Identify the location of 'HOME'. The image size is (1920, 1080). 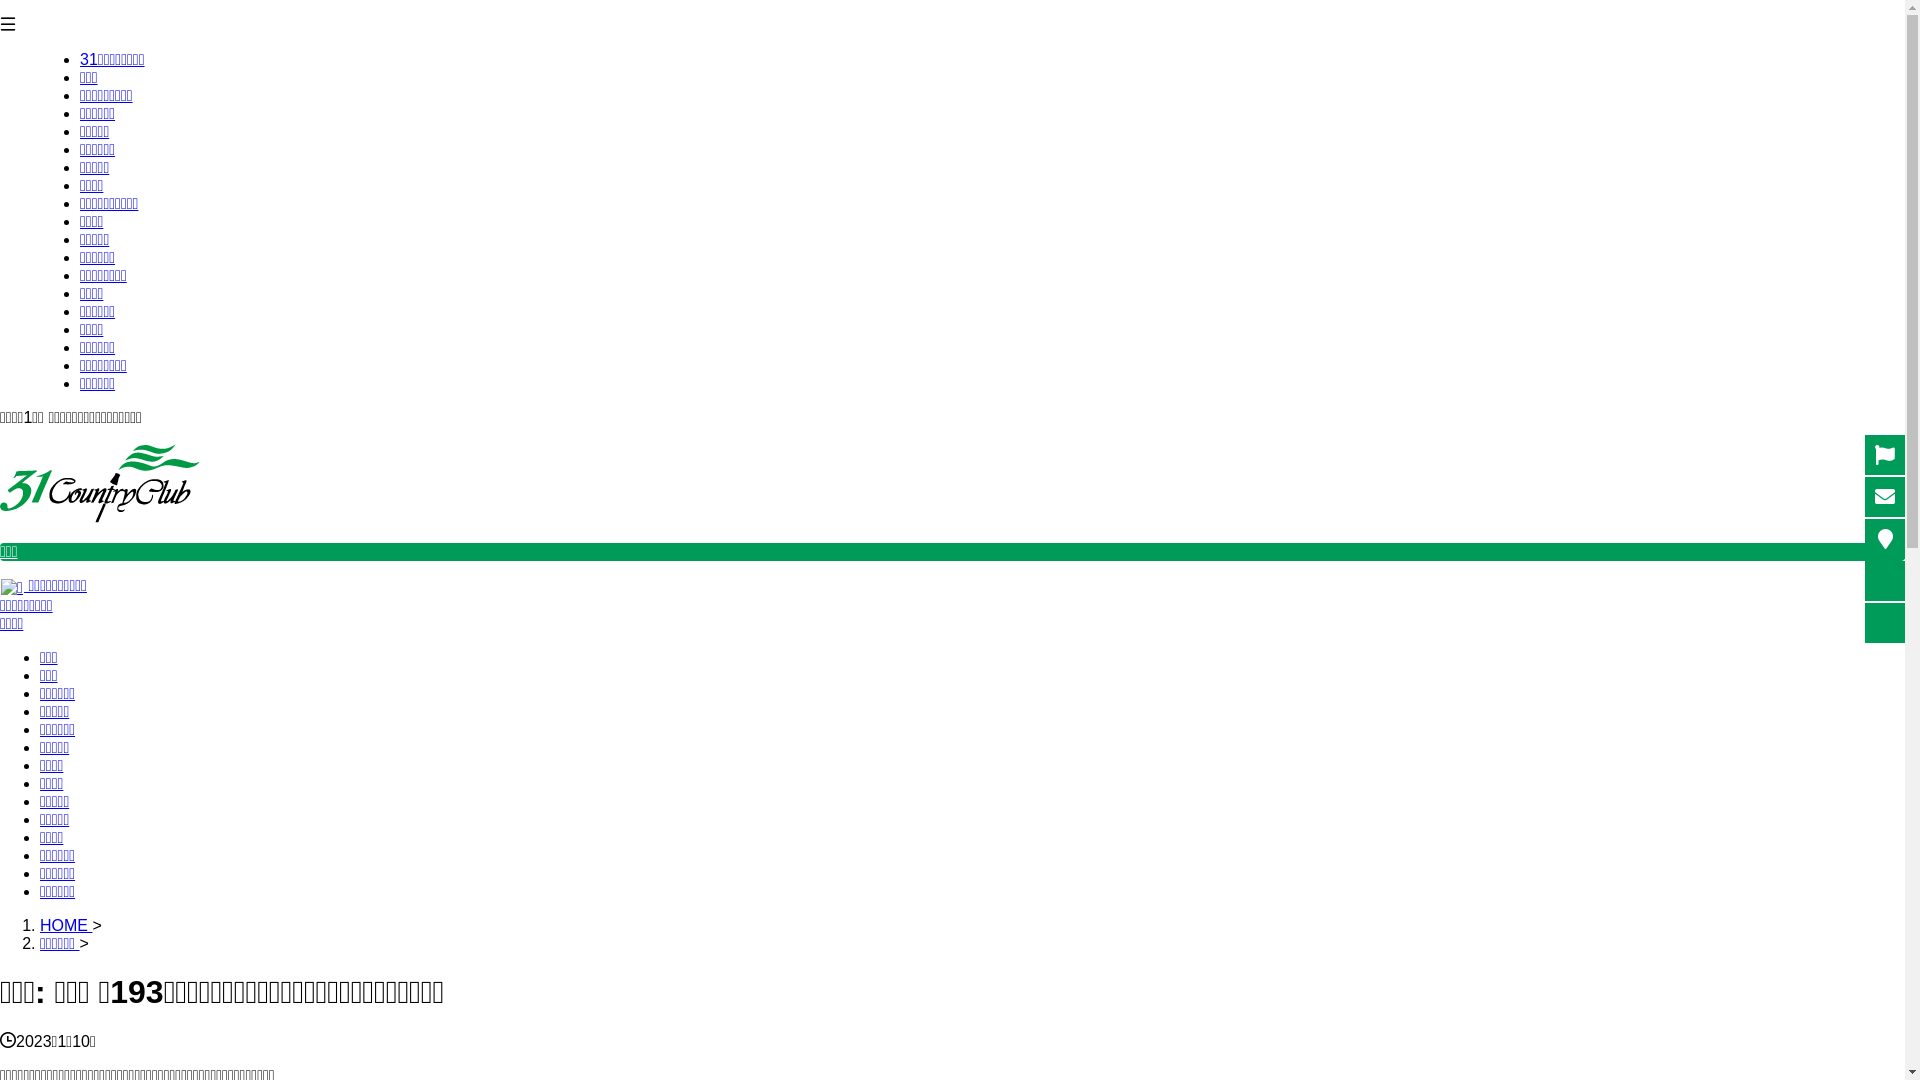
(66, 925).